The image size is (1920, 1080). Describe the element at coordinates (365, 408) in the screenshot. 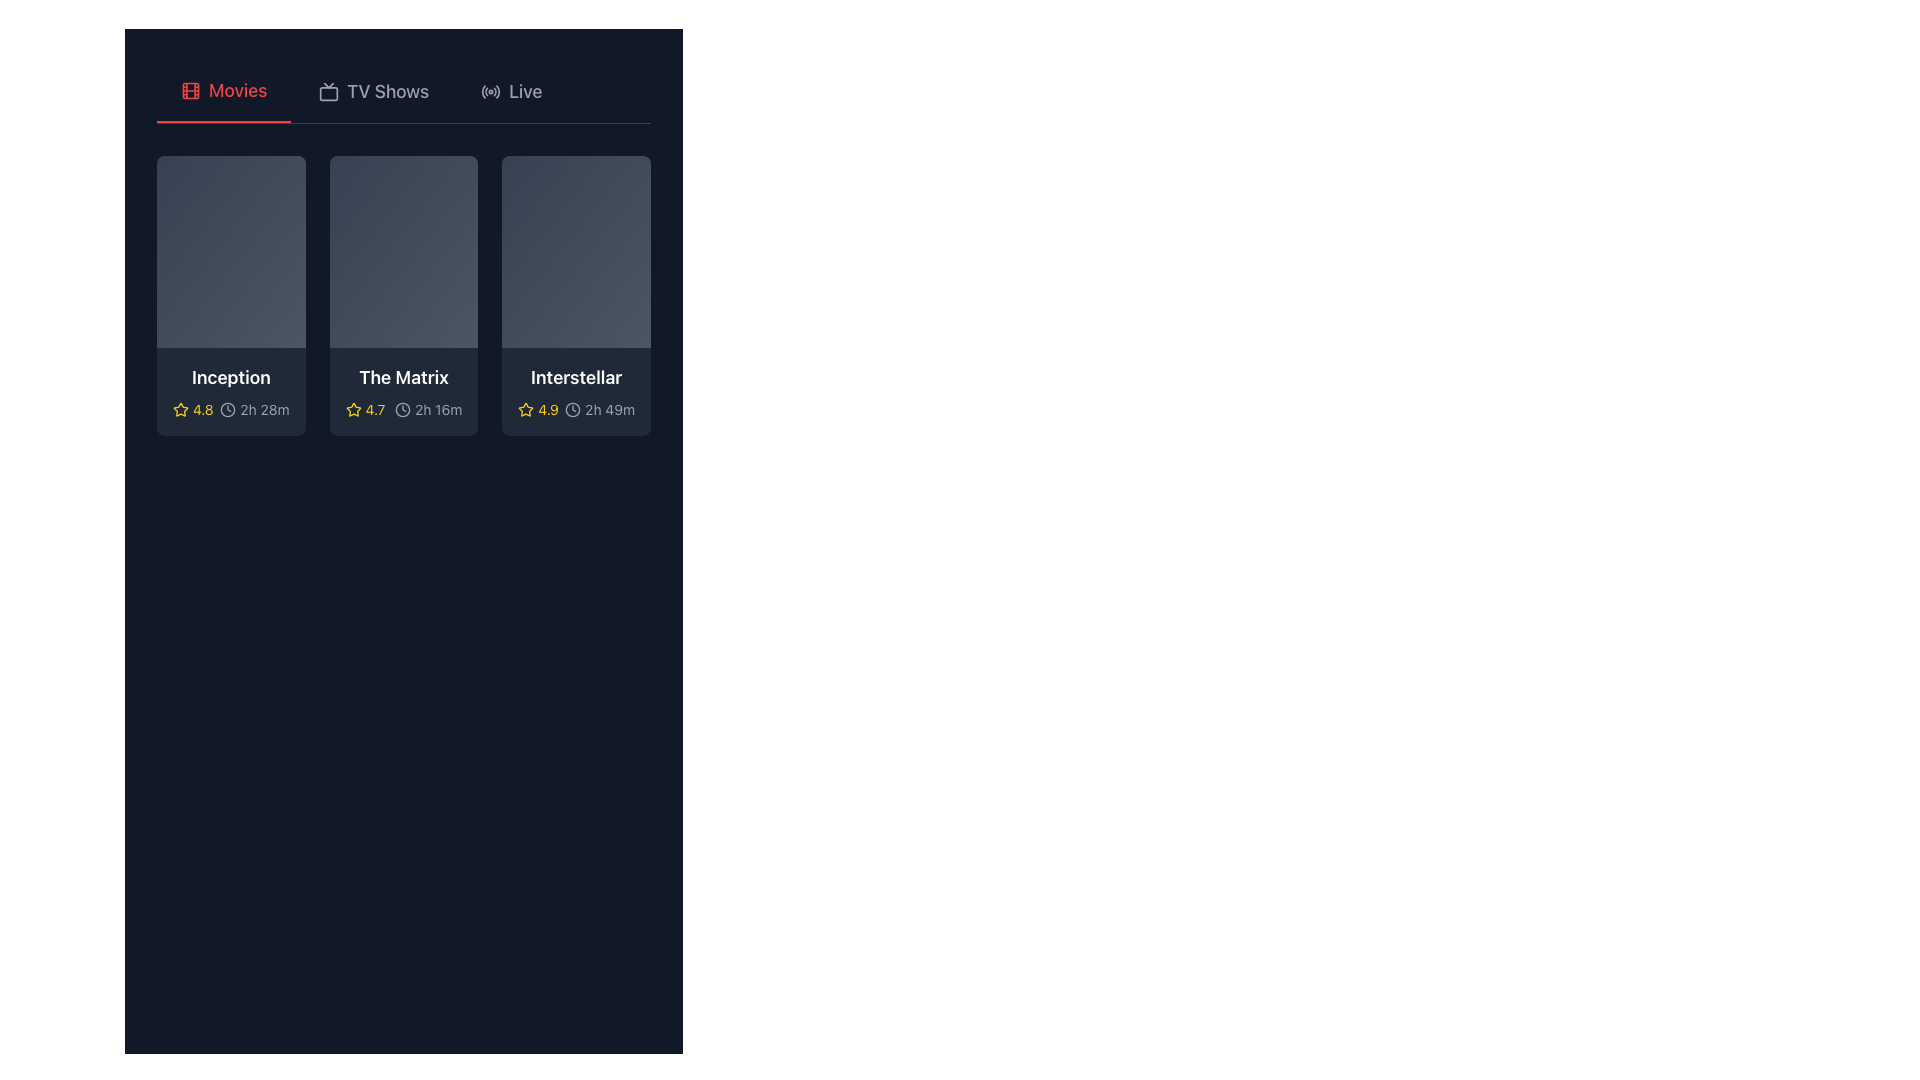

I see `the rating value displayed for the movie 'The Matrix' located underneath its title, indicated by a star icon and adjacent numerical value` at that location.